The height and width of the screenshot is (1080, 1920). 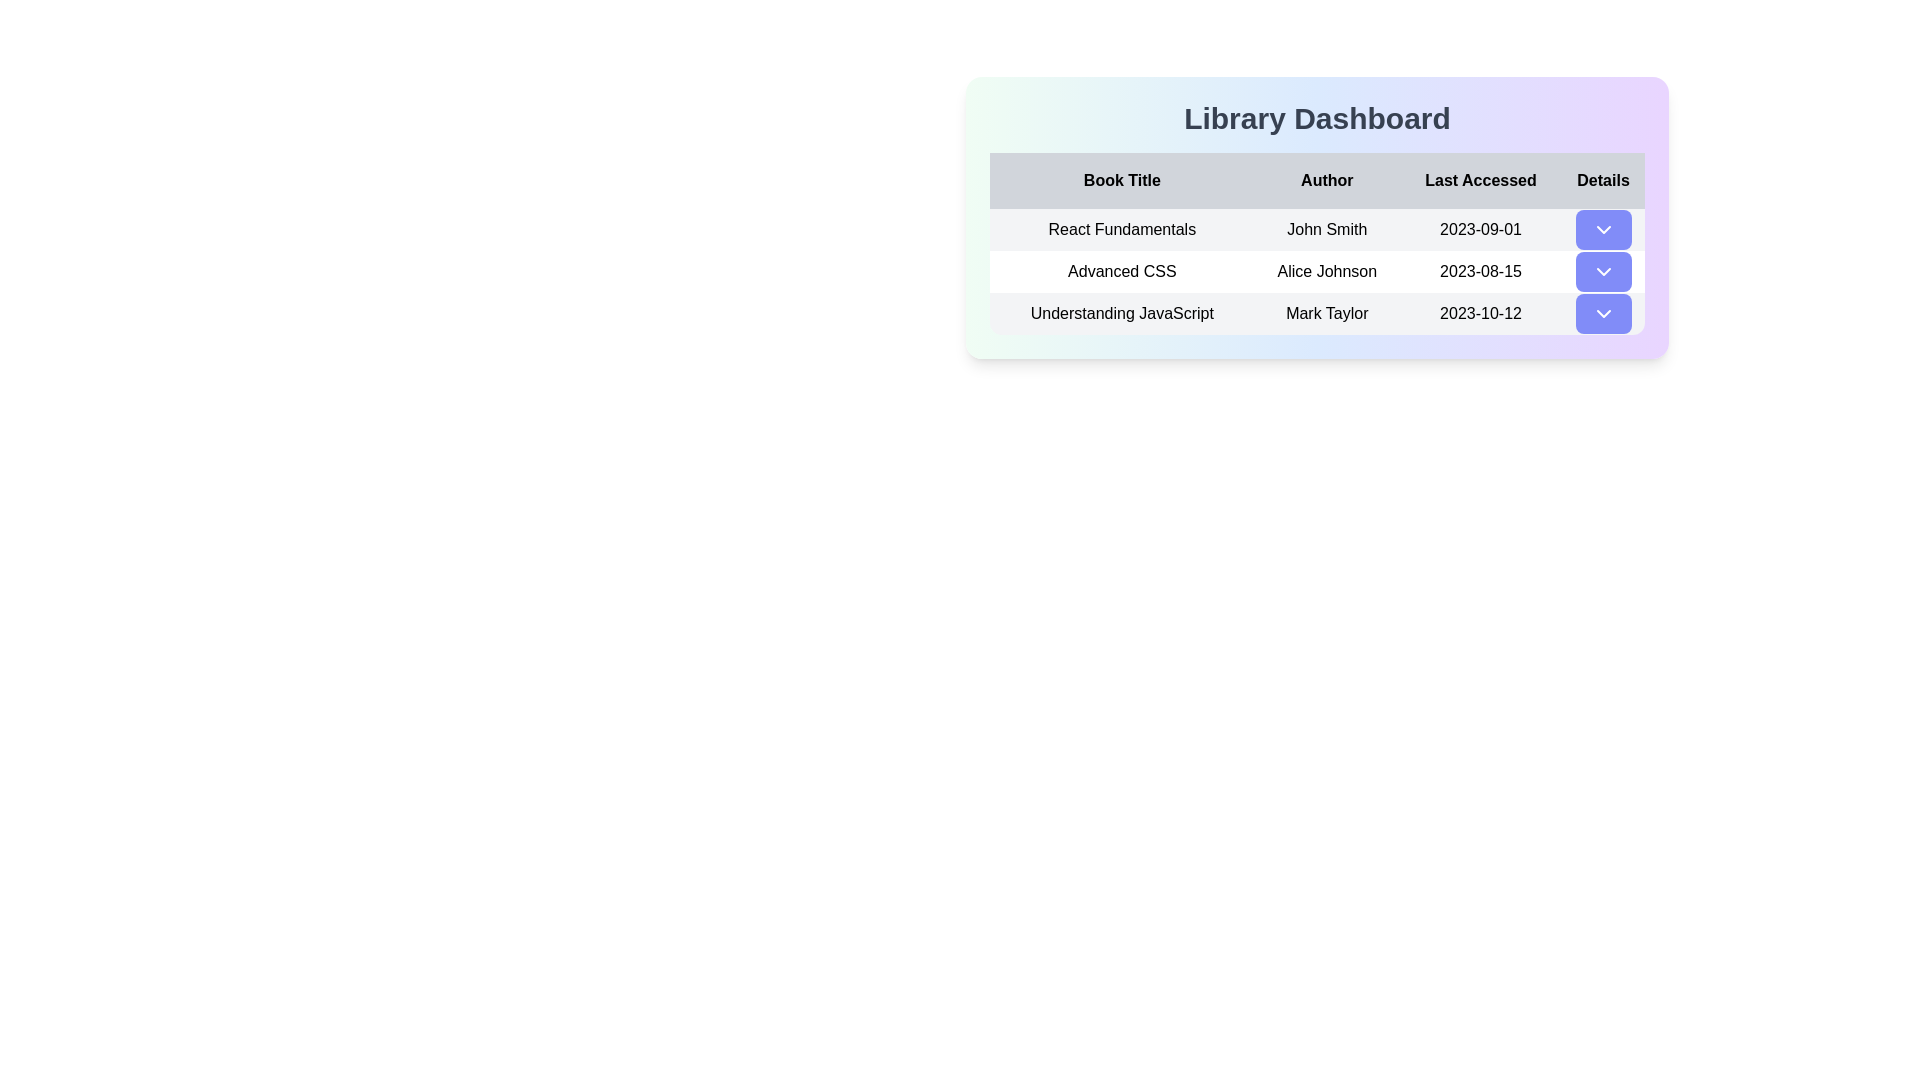 What do you see at coordinates (1481, 313) in the screenshot?
I see `the text label displaying '2023-10-12' located in the 'Last Accessed' column of the table for the row corresponding to 'Understanding JavaScript' by 'Mark Taylor'` at bounding box center [1481, 313].